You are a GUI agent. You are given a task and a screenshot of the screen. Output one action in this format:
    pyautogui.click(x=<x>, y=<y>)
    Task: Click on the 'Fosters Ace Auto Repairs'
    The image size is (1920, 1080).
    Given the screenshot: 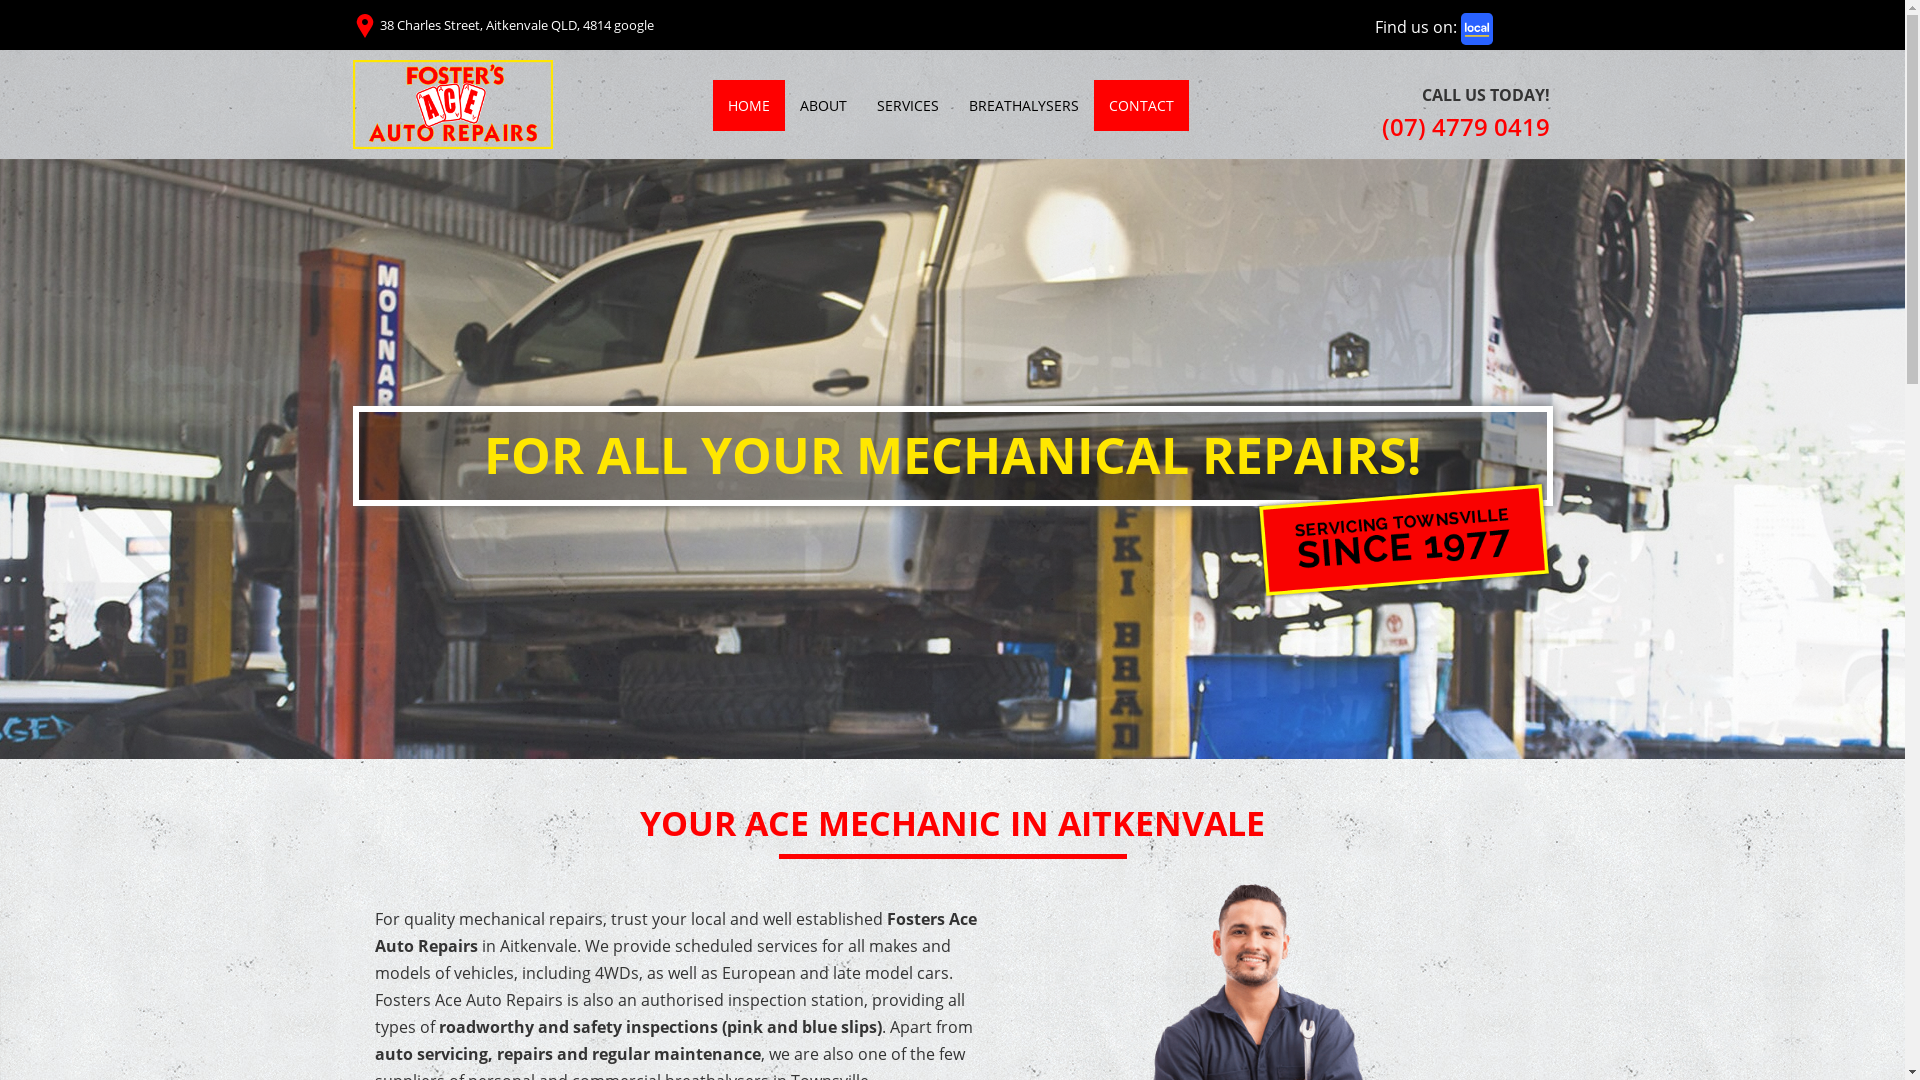 What is the action you would take?
    pyautogui.click(x=450, y=104)
    